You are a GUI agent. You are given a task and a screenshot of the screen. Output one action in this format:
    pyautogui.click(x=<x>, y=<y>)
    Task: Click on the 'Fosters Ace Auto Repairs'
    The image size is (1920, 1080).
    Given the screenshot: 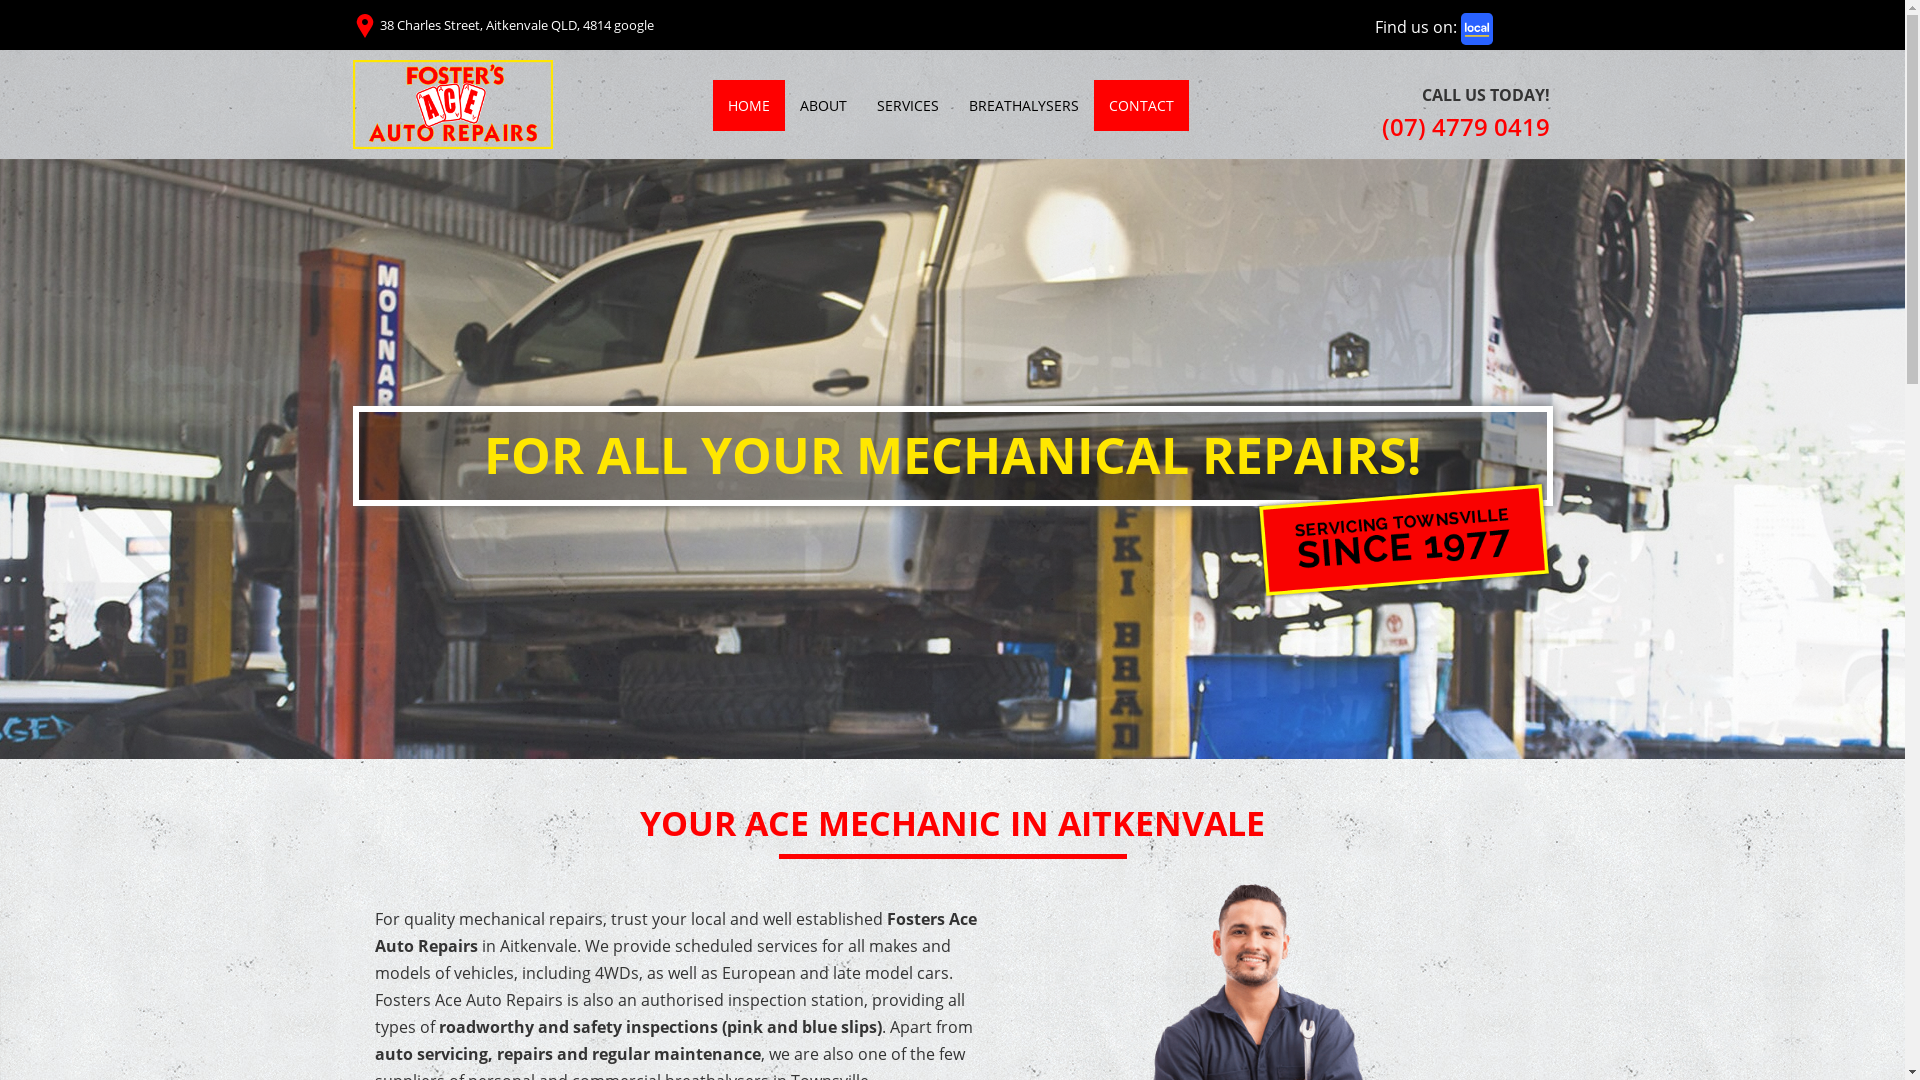 What is the action you would take?
    pyautogui.click(x=450, y=104)
    